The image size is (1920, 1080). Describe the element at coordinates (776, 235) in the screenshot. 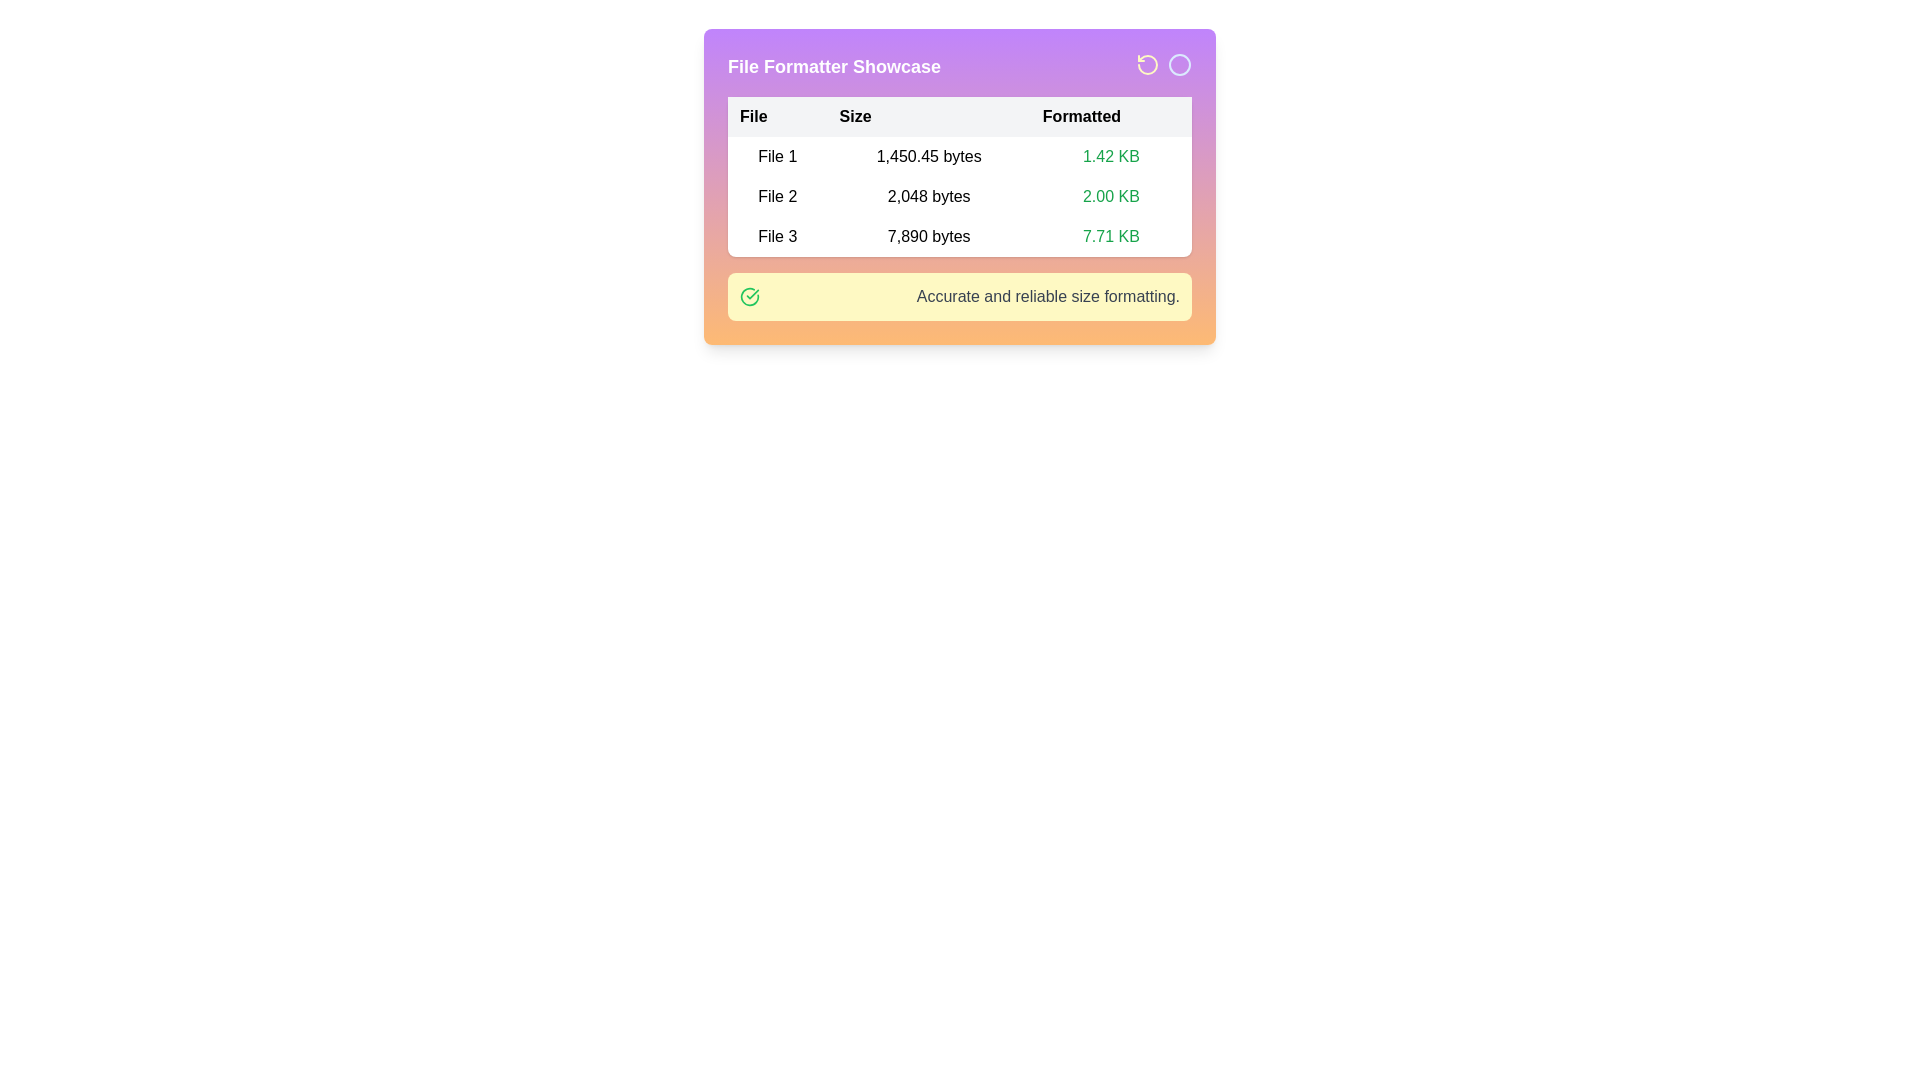

I see `the static text label in the first column of the third row of the file table, which indicates the name or identifier of a file` at that location.